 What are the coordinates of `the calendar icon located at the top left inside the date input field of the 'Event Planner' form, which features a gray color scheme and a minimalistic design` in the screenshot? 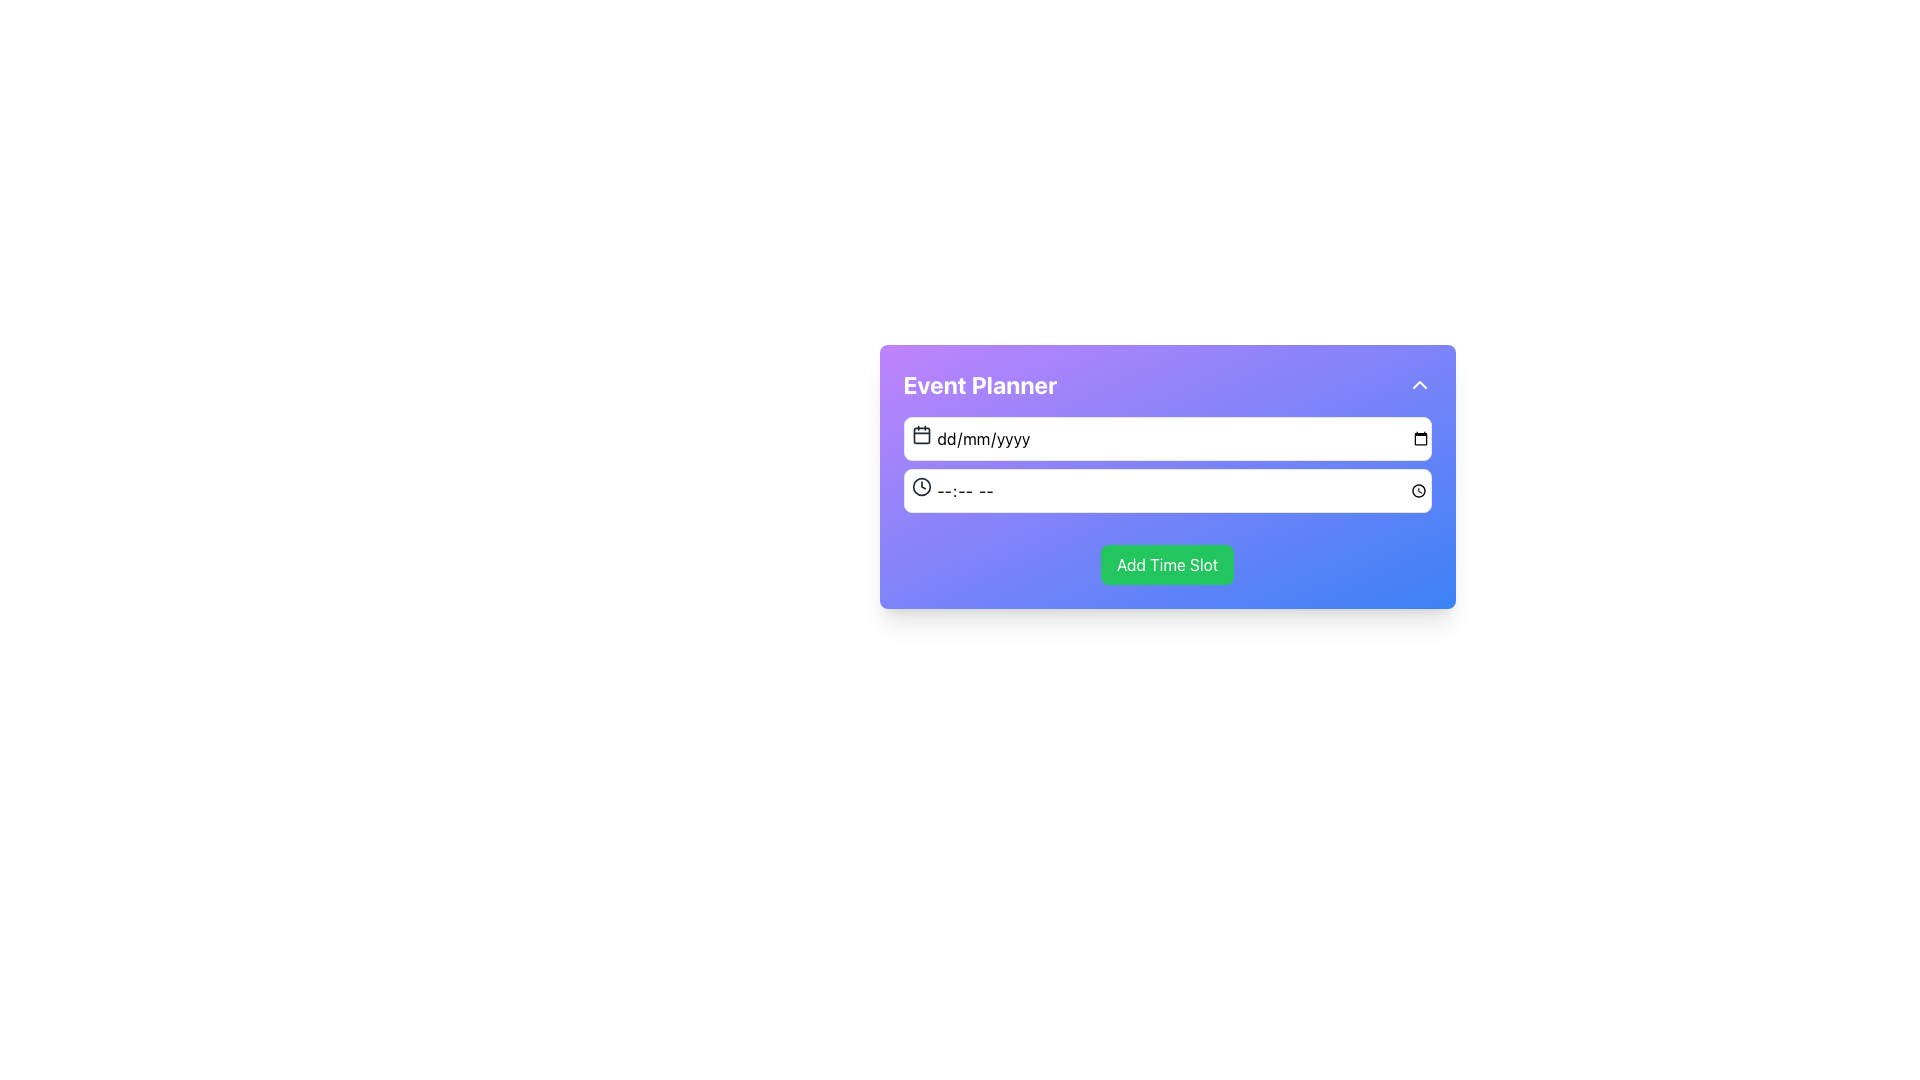 It's located at (920, 434).